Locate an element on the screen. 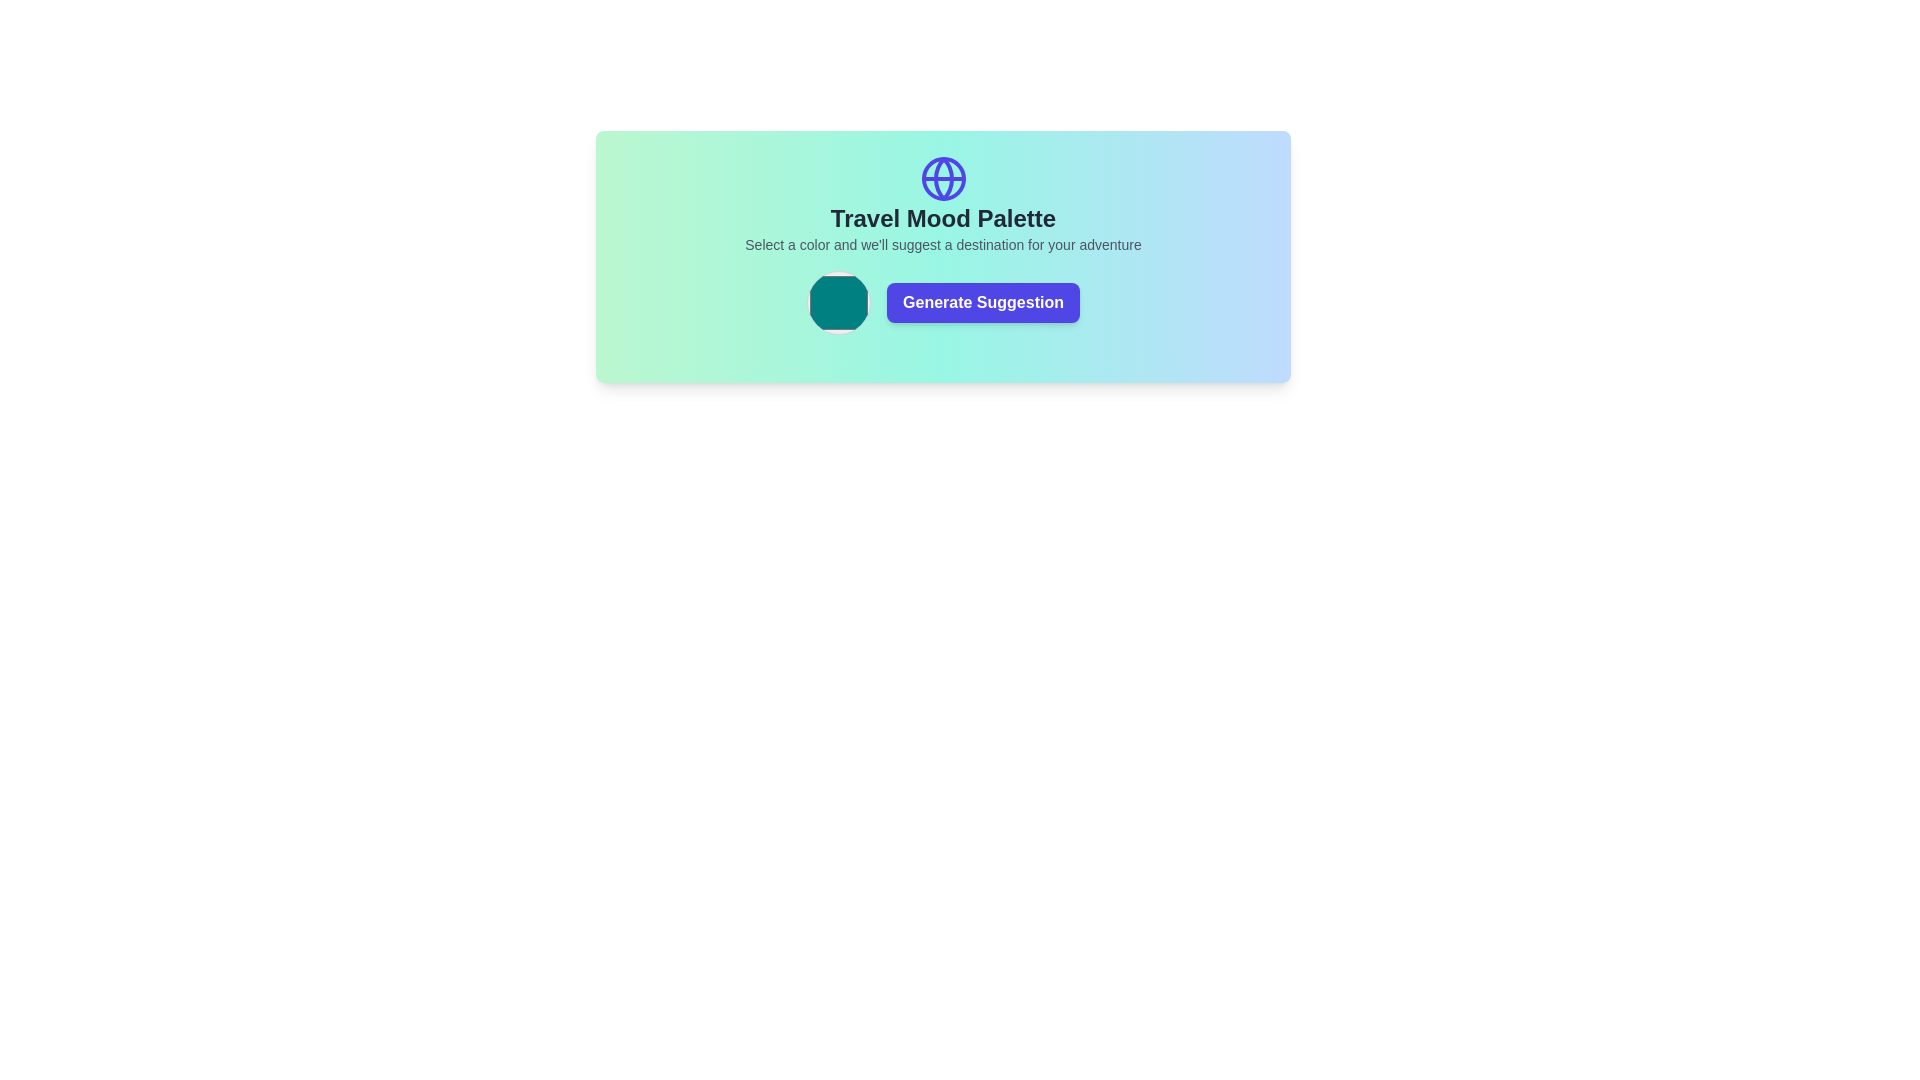 This screenshot has width=1920, height=1080. the 'Travel Mood Palette' text block with an icon that contains a globe icon and a subtitle about color selection is located at coordinates (942, 204).